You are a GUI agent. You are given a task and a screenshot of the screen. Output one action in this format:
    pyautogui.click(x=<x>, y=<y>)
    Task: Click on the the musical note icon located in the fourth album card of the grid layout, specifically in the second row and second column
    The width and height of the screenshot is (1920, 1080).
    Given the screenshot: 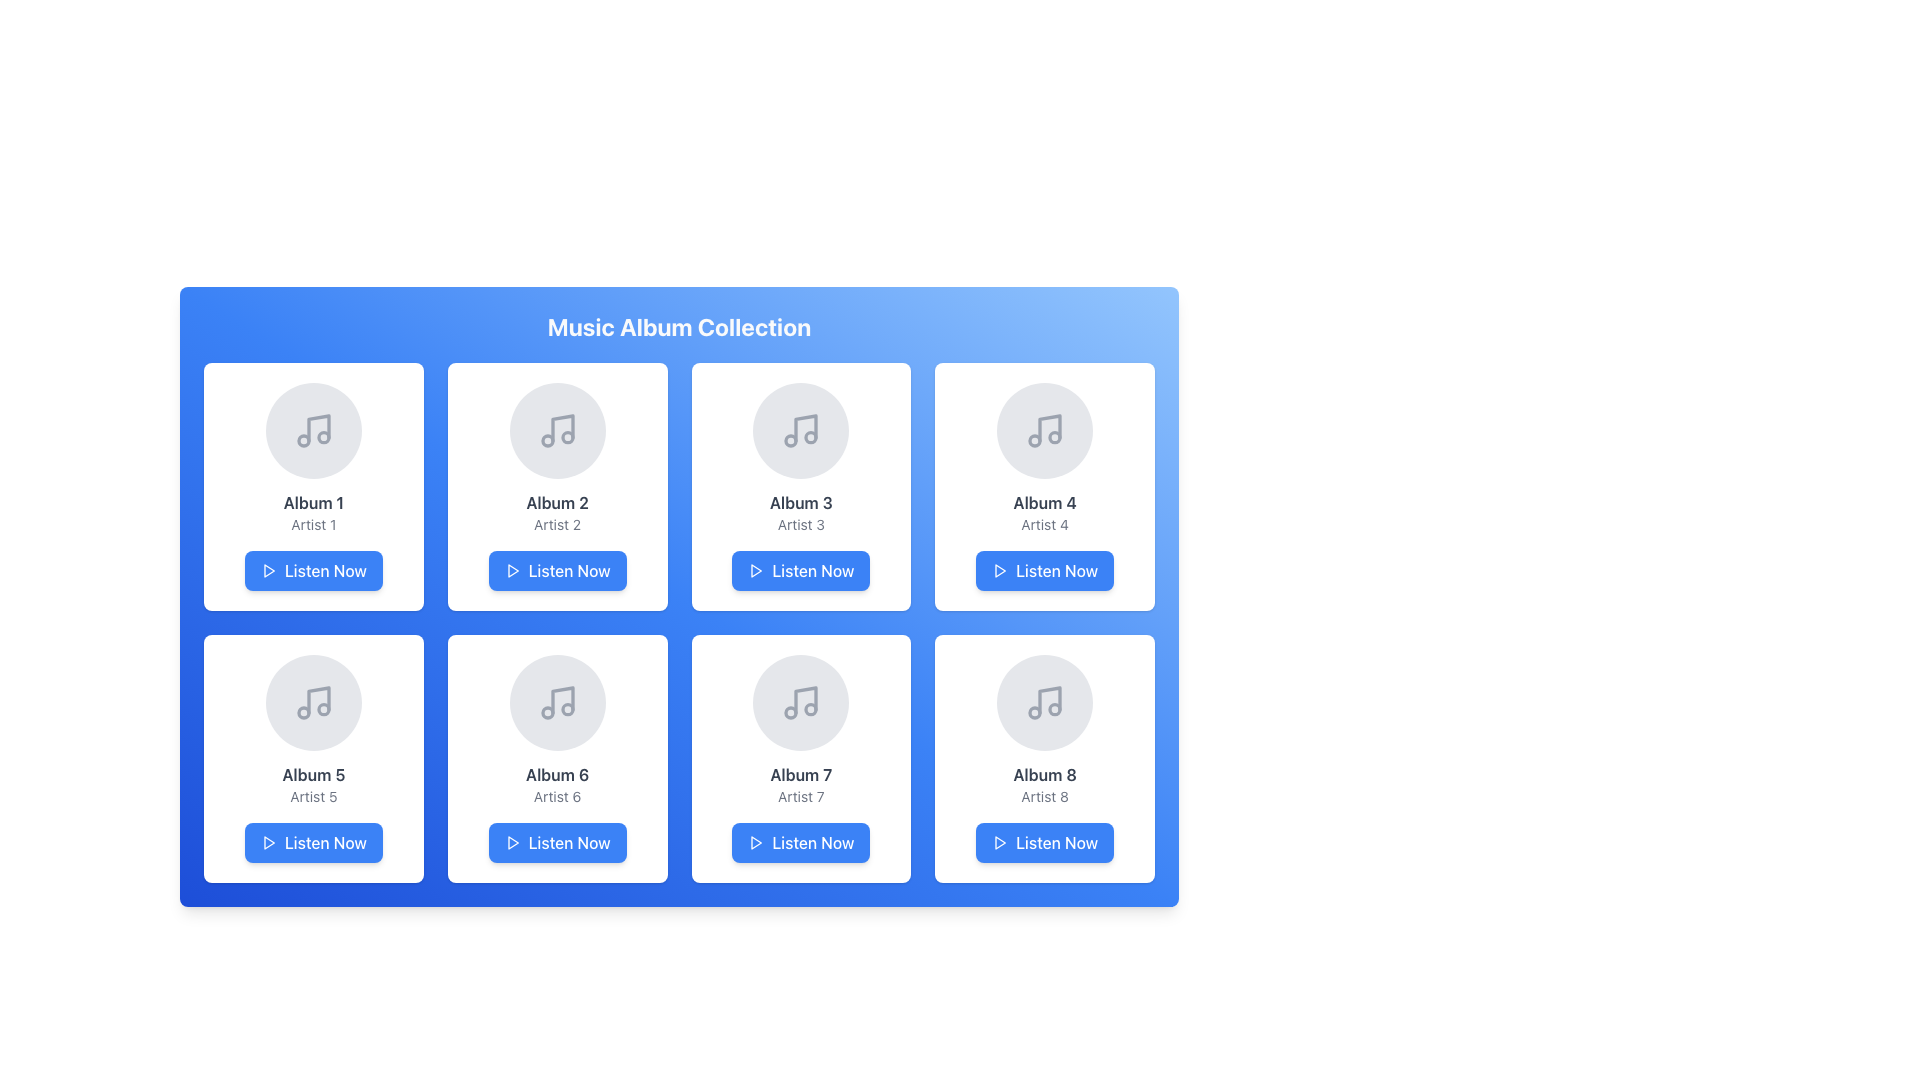 What is the action you would take?
    pyautogui.click(x=1049, y=427)
    